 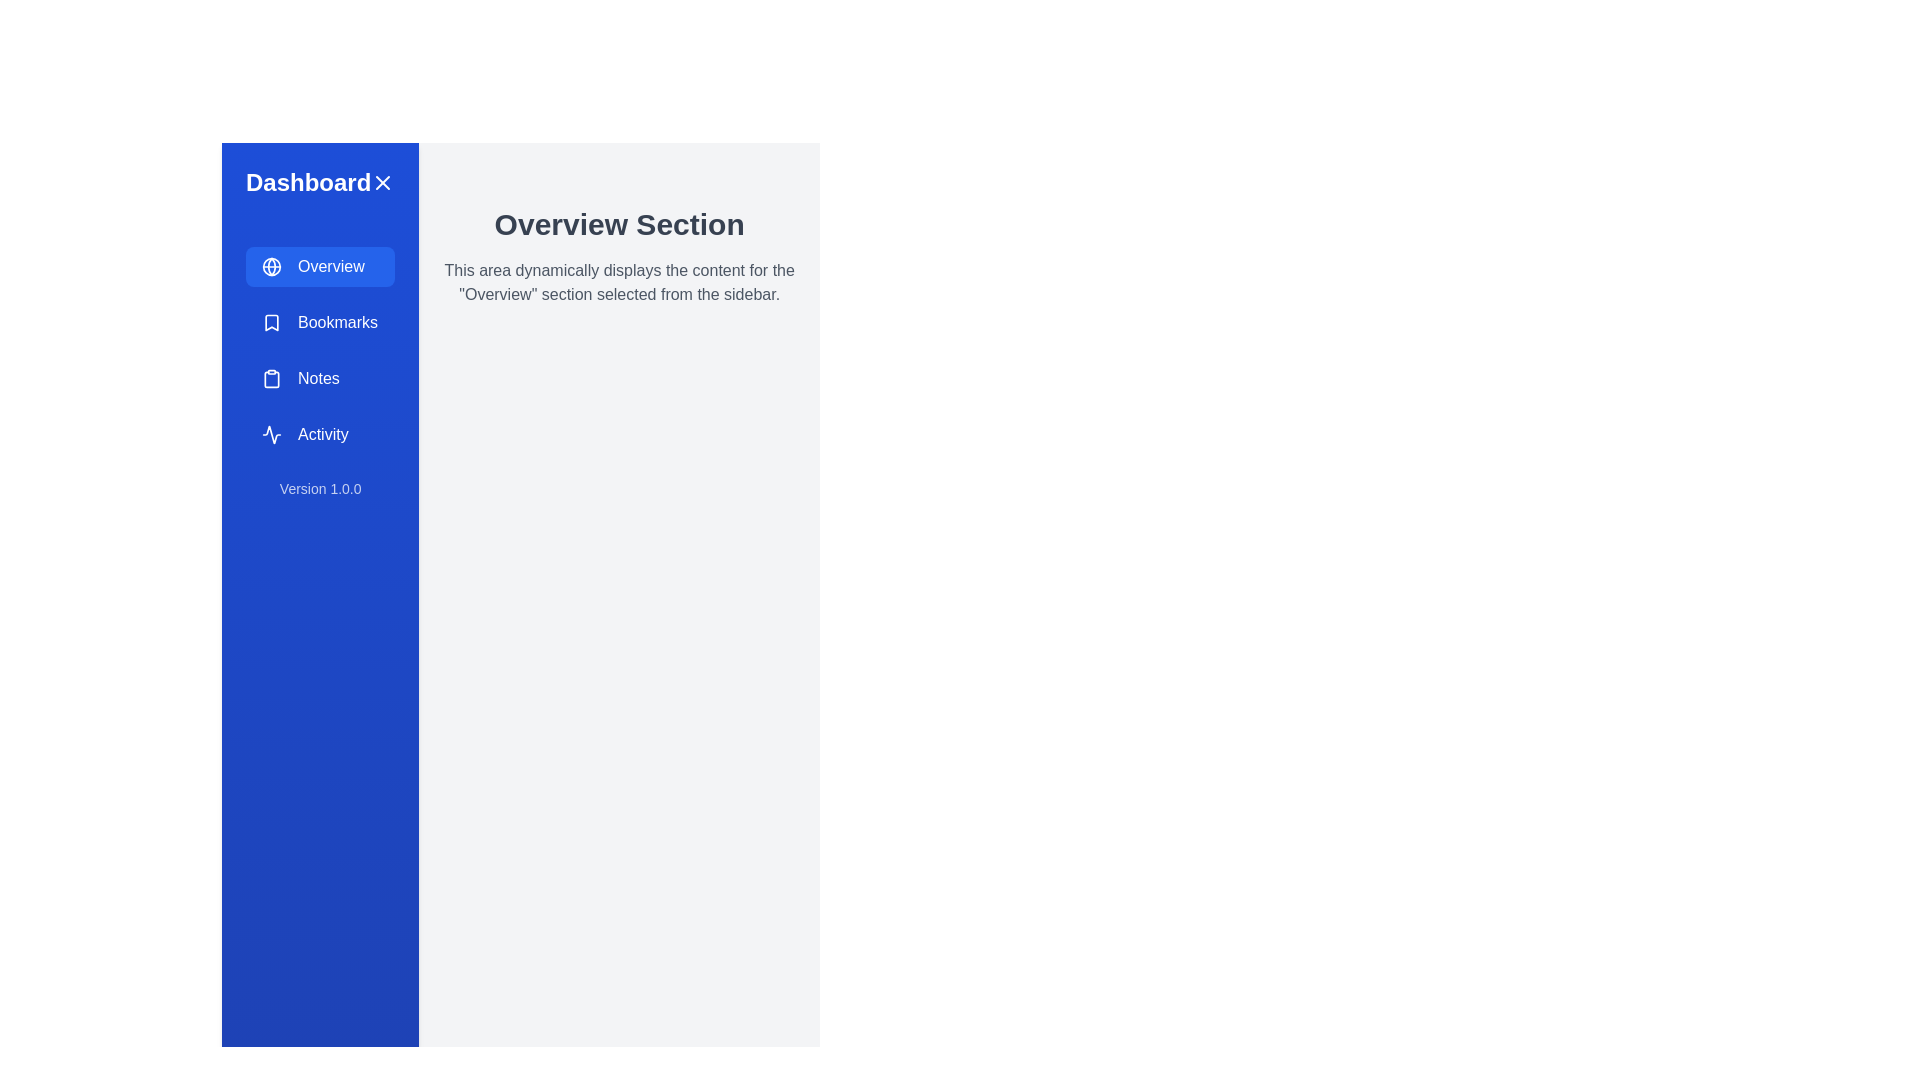 I want to click on the sidebar navigation option Bookmarks, so click(x=320, y=322).